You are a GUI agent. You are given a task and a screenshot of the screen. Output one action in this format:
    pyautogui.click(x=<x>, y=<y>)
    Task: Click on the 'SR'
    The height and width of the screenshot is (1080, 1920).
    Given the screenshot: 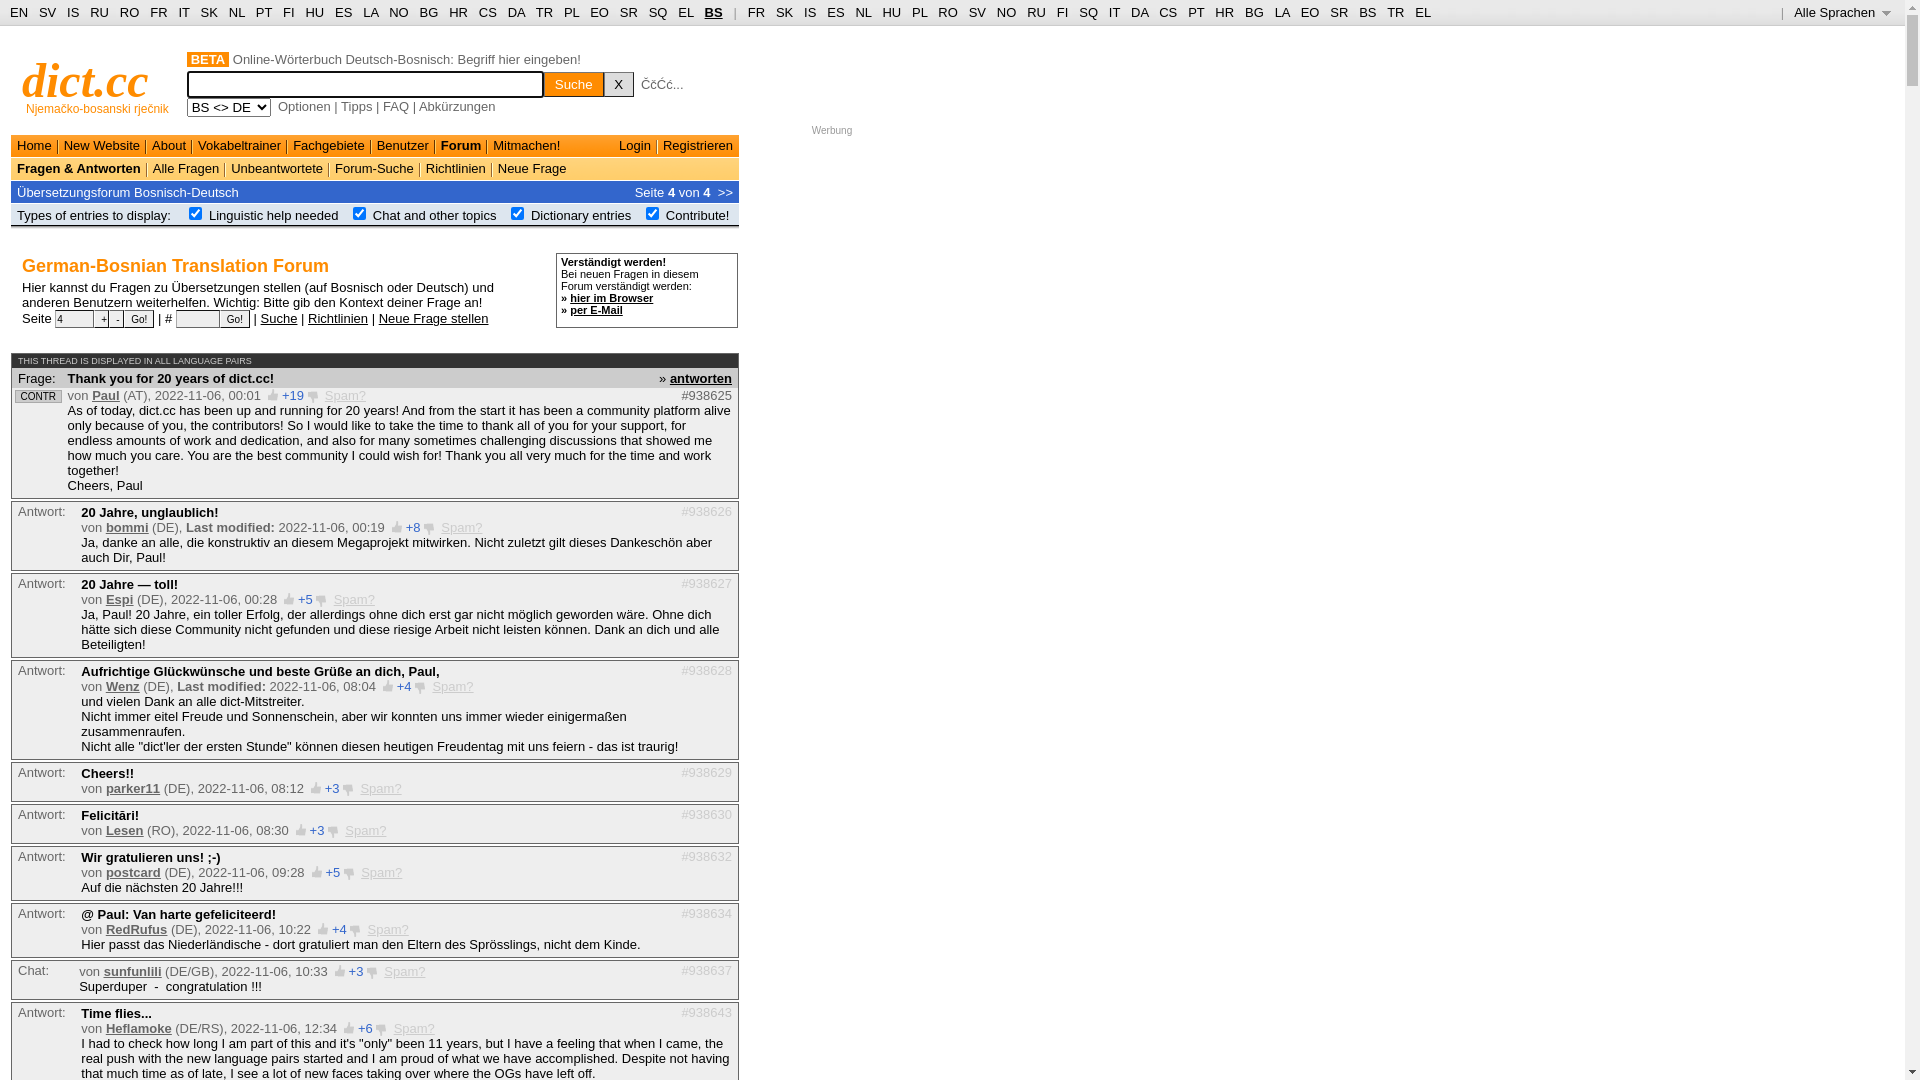 What is the action you would take?
    pyautogui.click(x=627, y=12)
    